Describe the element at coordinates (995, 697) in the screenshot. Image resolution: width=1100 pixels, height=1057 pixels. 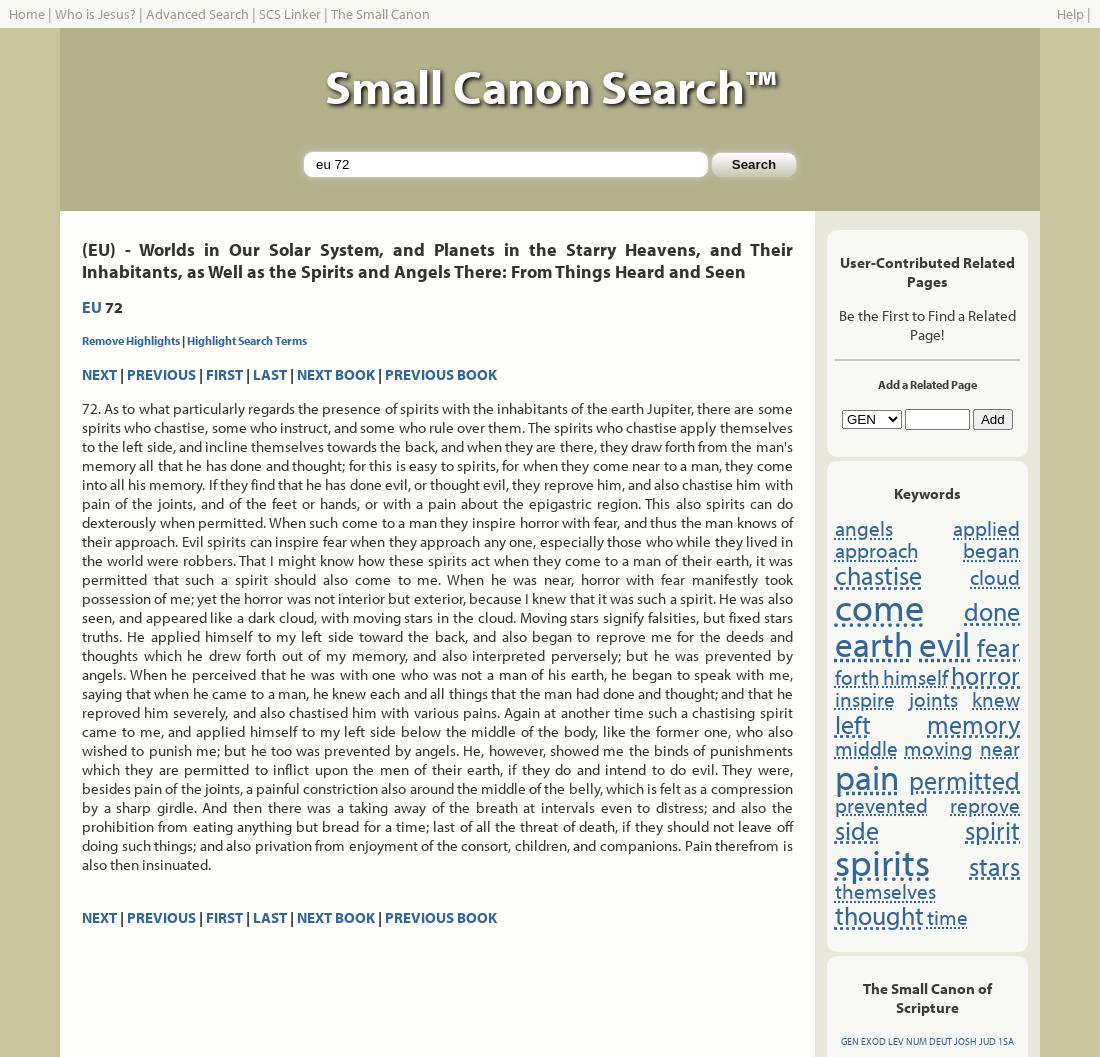
I see `'knew'` at that location.